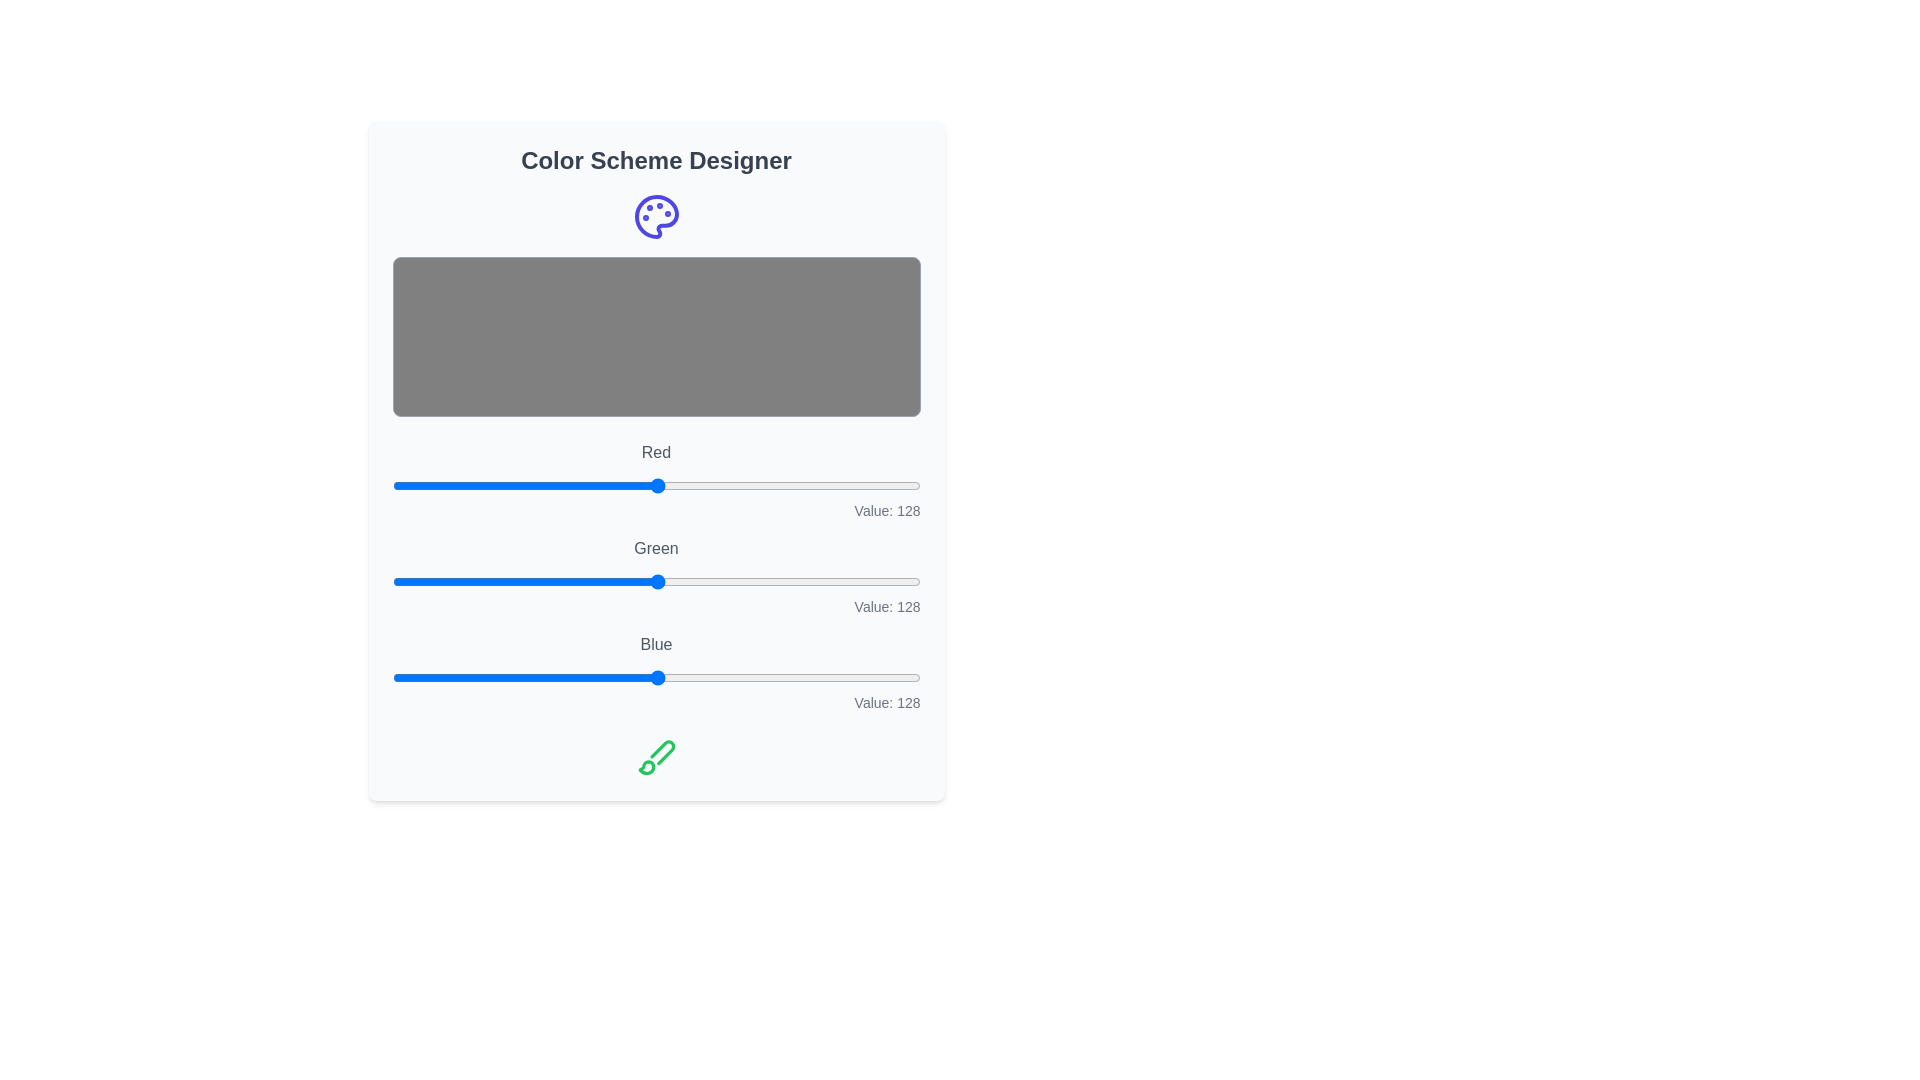 Image resolution: width=1920 pixels, height=1080 pixels. I want to click on the blue color value, so click(510, 677).